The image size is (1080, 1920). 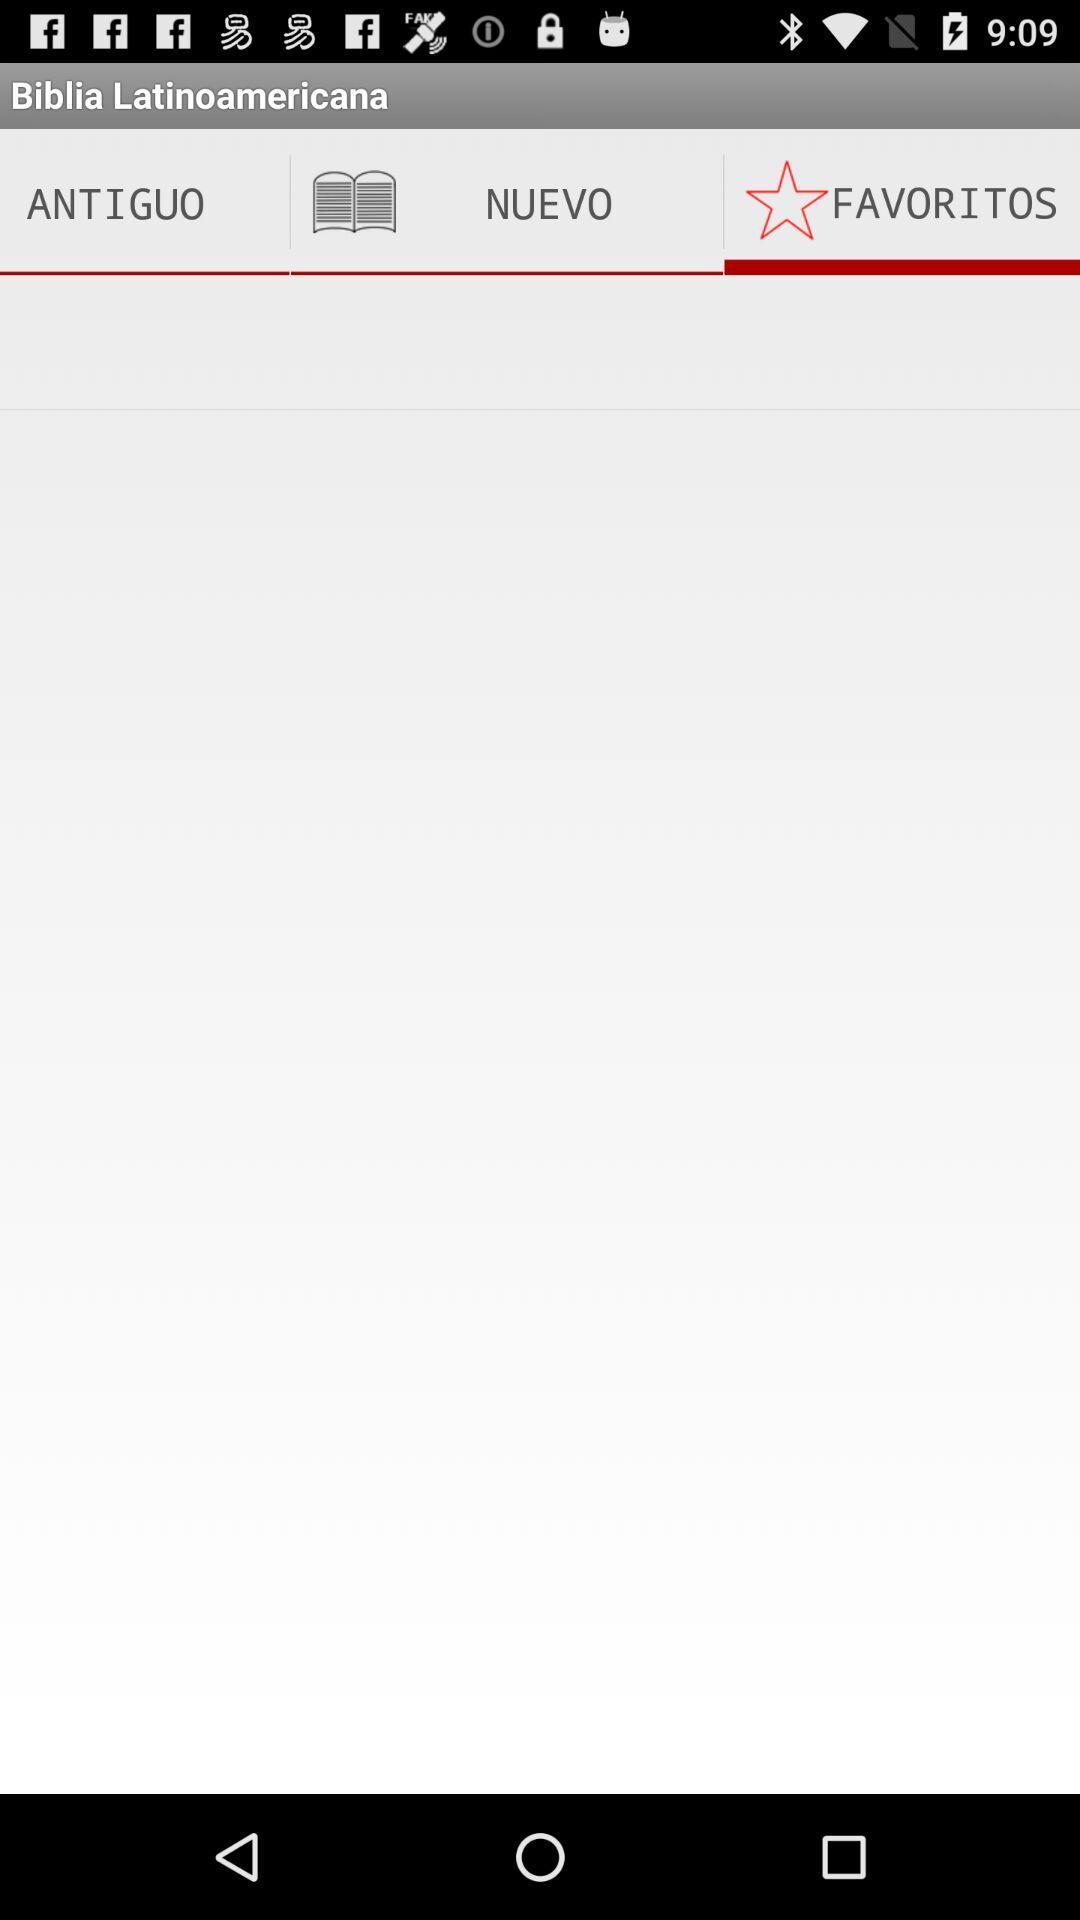 I want to click on item at the top left corner, so click(x=143, y=202).